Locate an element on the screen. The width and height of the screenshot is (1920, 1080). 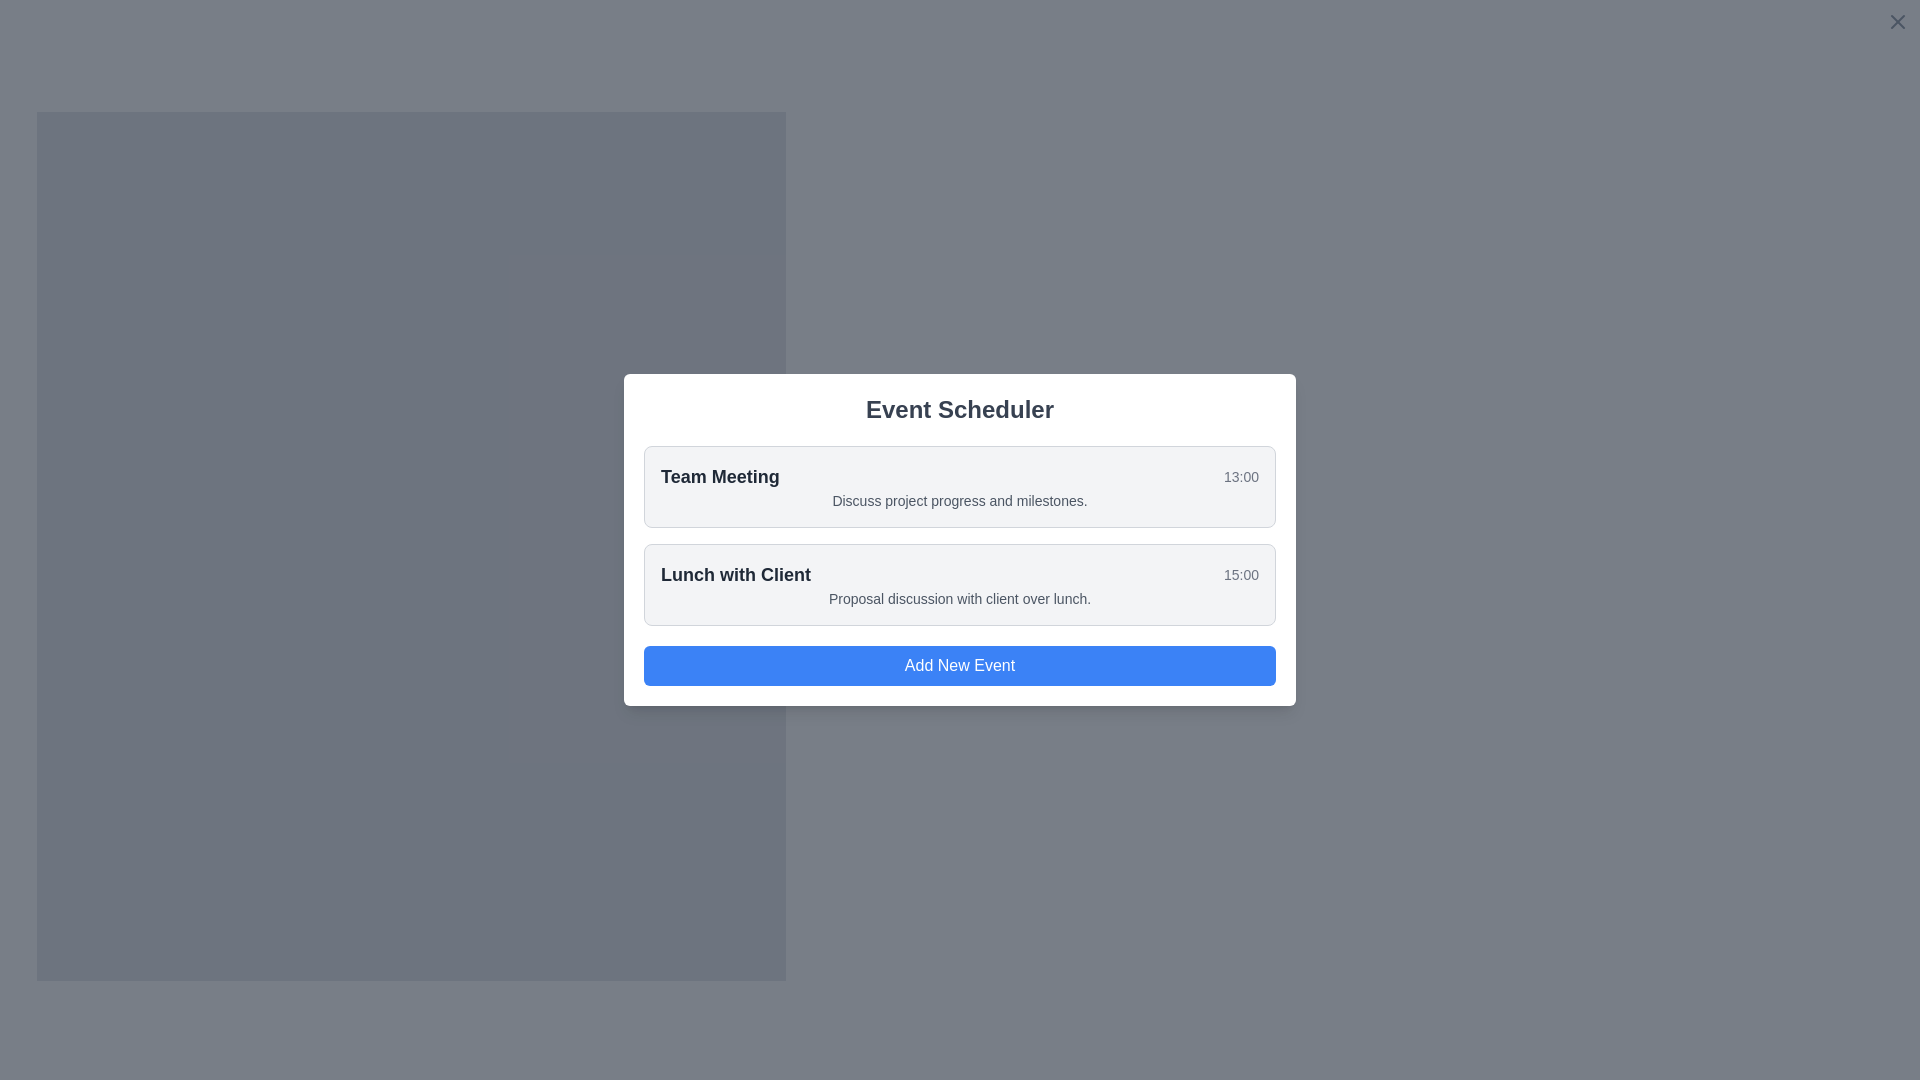
the list item titled 'Lunch with Client', which contains the time '15:00' and a description stating 'Proposal discussion with client over lunch.' is located at coordinates (960, 585).